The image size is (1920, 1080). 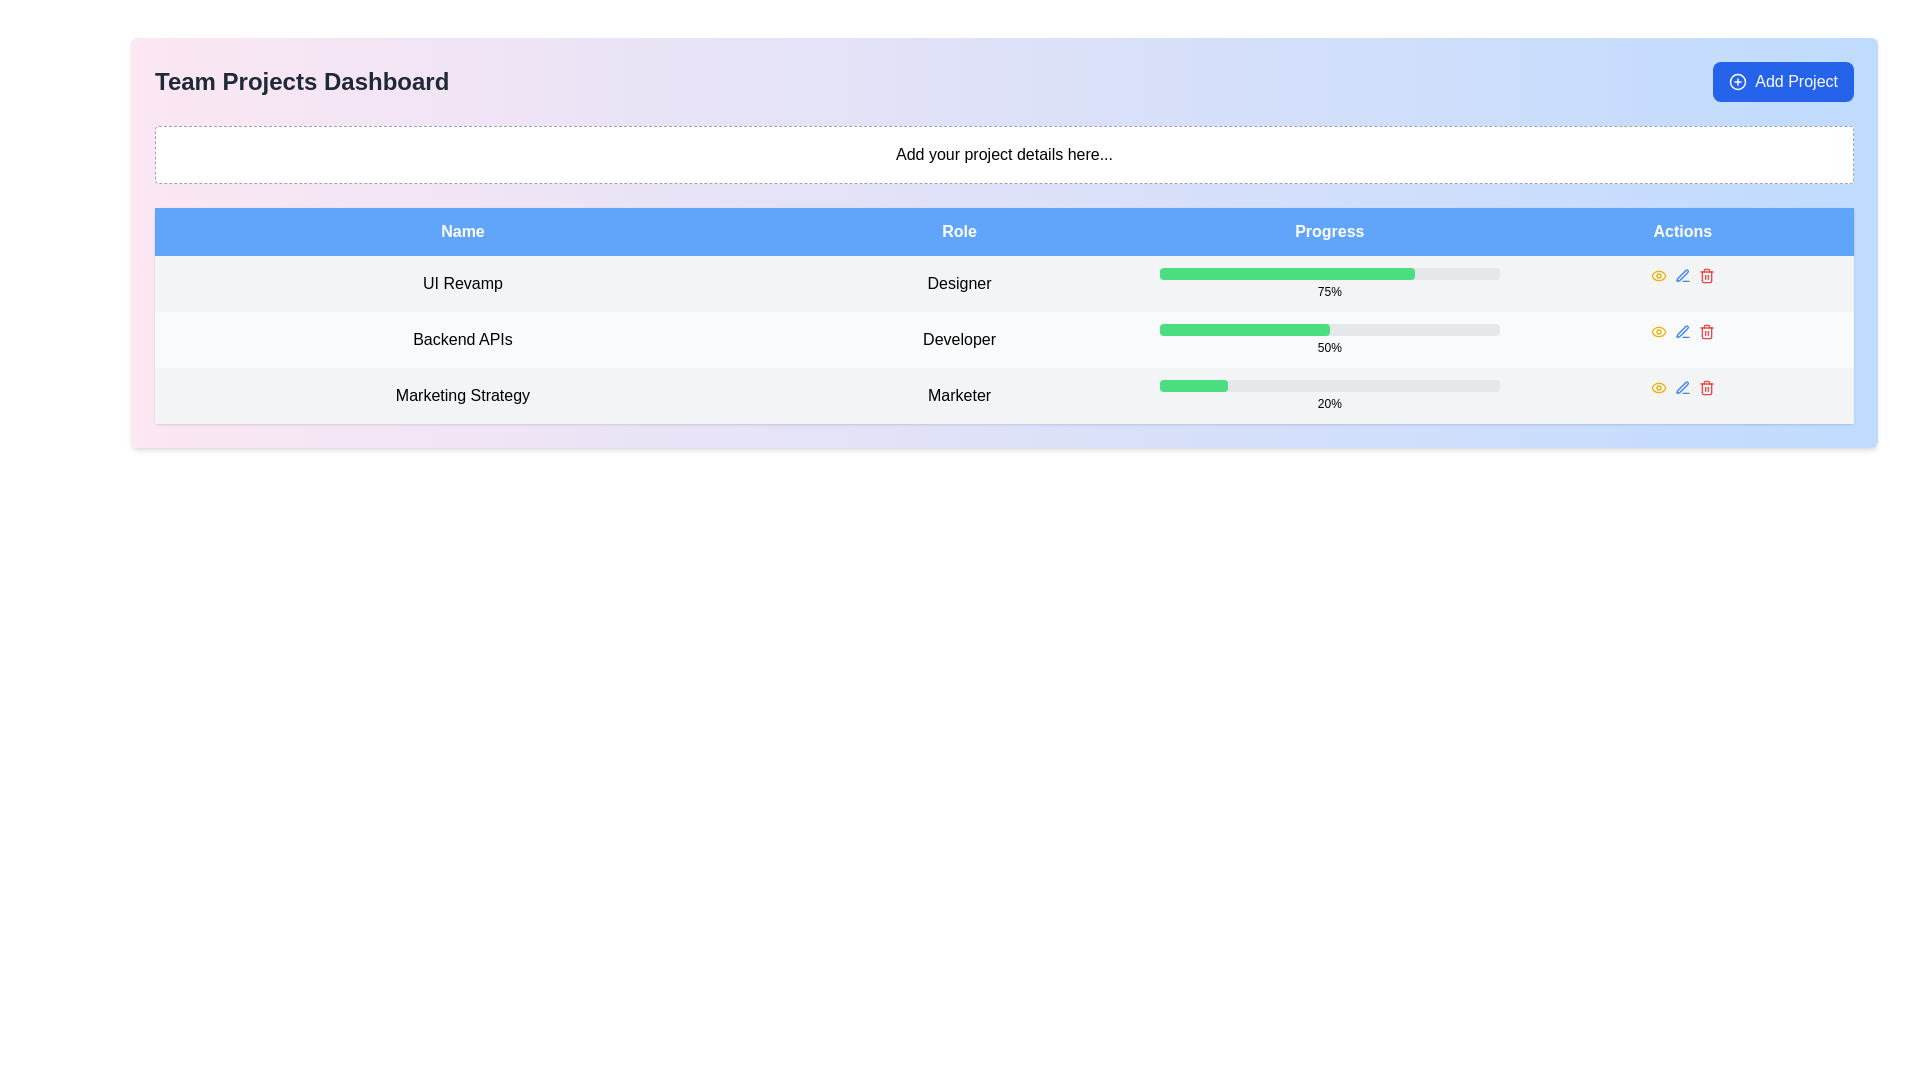 What do you see at coordinates (1329, 292) in the screenshot?
I see `value displayed in the text label that indicates the percentage progress, located directly beneath the green filled portion of the progress bar in the 'Progress' column of the 'Designer' row in the table` at bounding box center [1329, 292].